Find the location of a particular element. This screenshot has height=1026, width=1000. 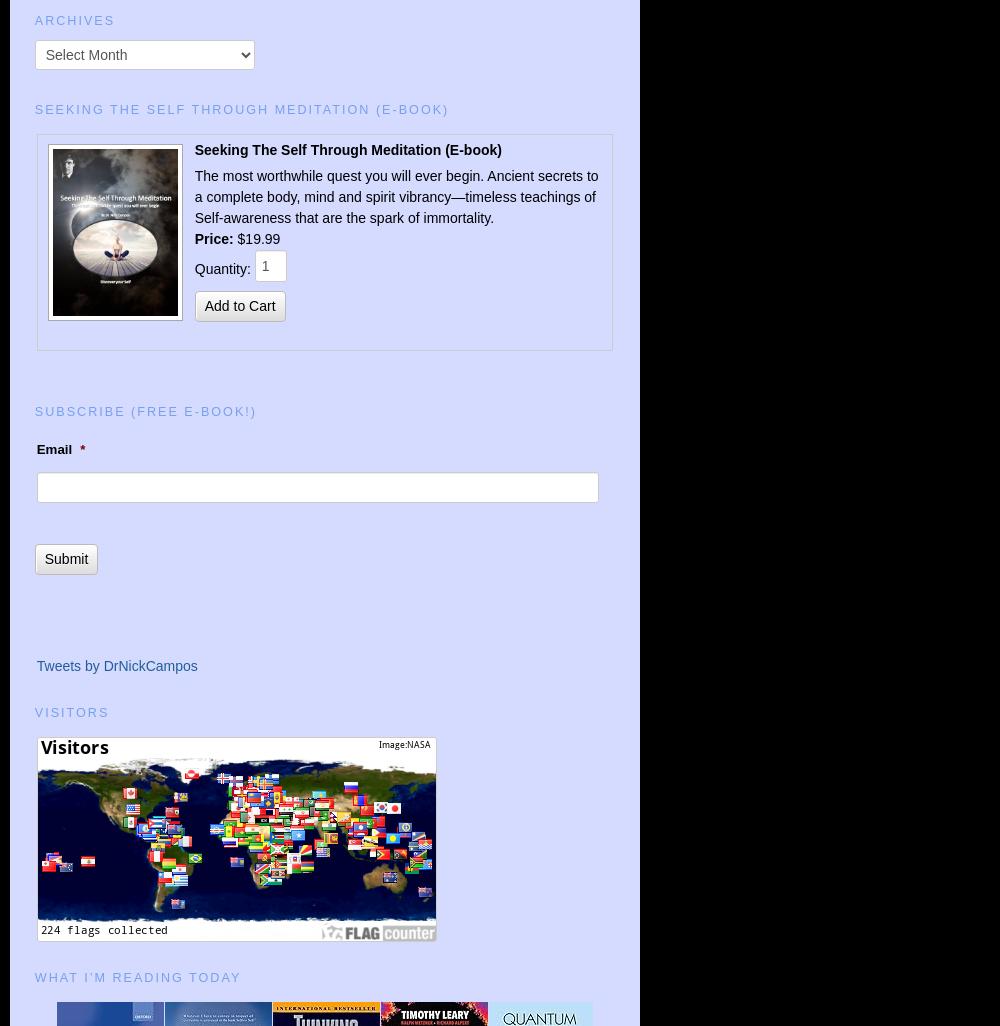

'ARCHIVES' is located at coordinates (73, 21).